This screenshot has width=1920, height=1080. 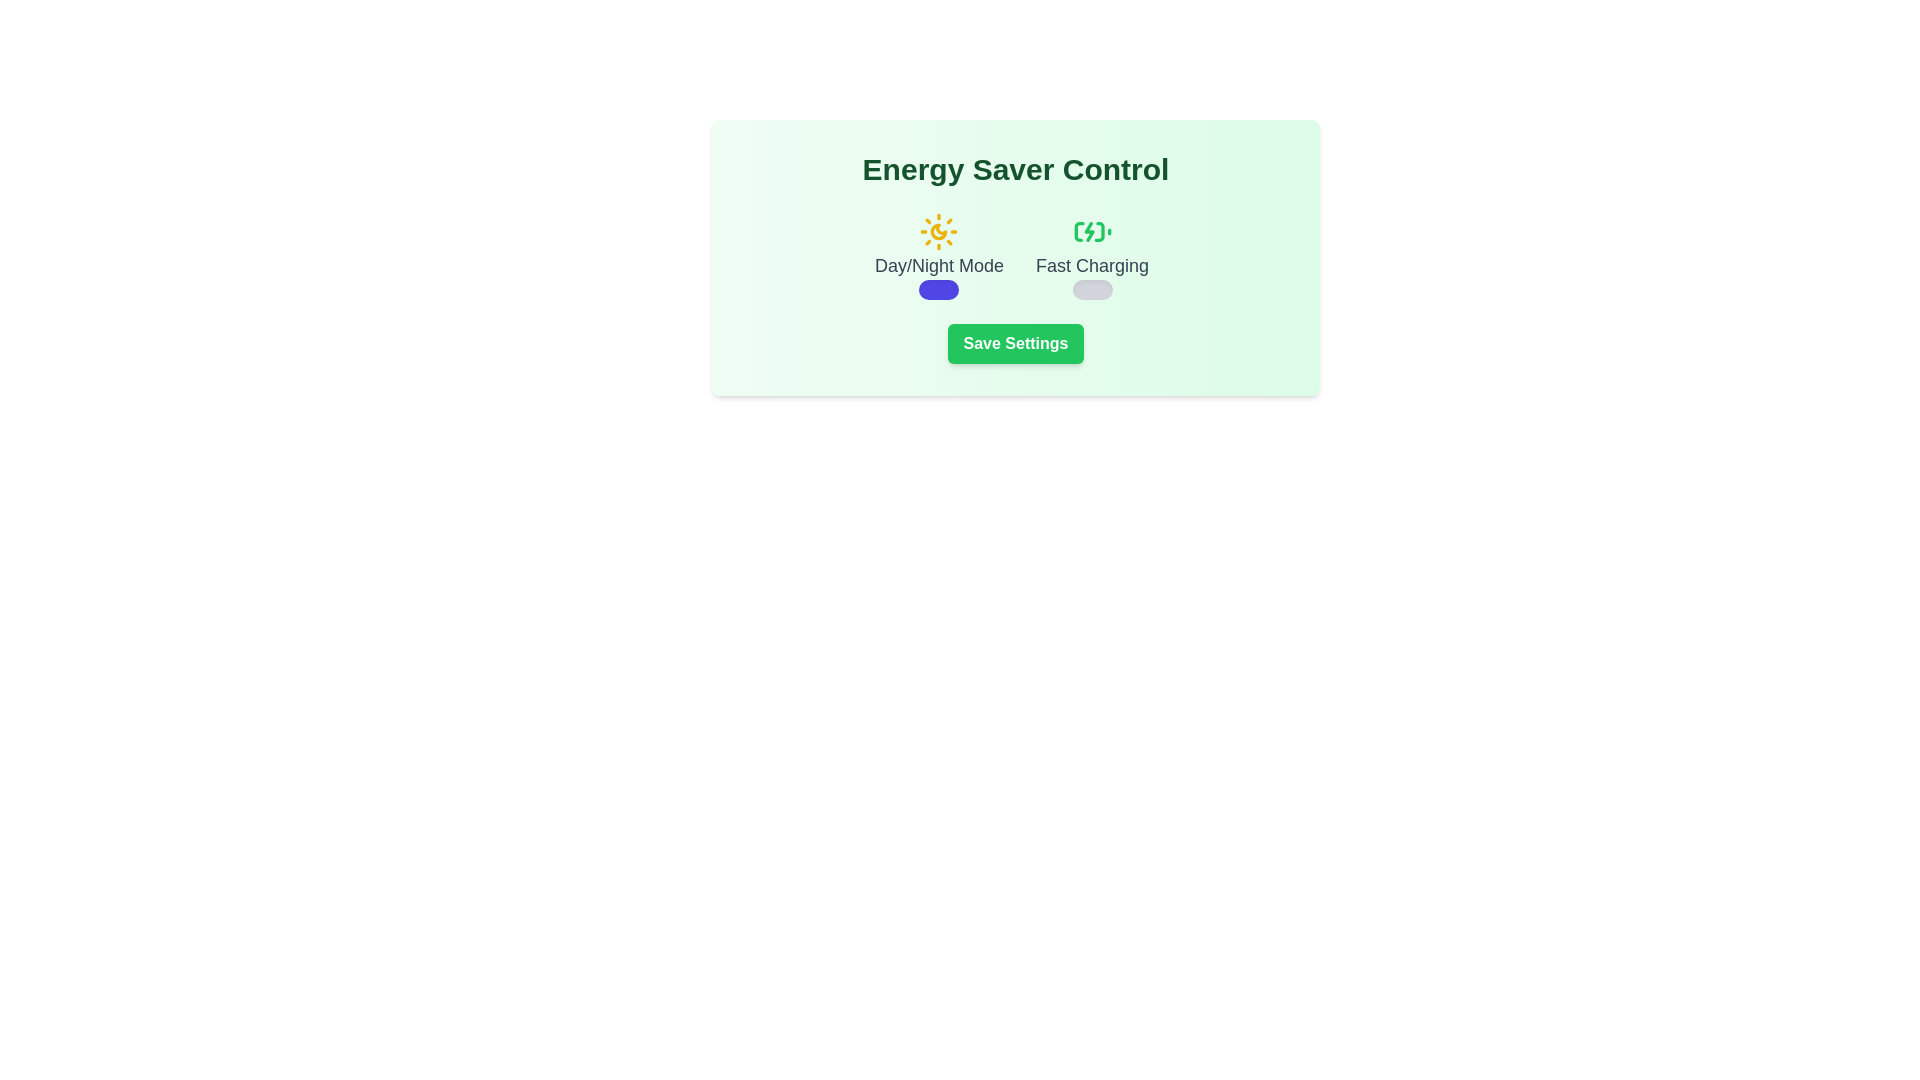 What do you see at coordinates (1016, 342) in the screenshot?
I see `the 'Save Settings' button` at bounding box center [1016, 342].